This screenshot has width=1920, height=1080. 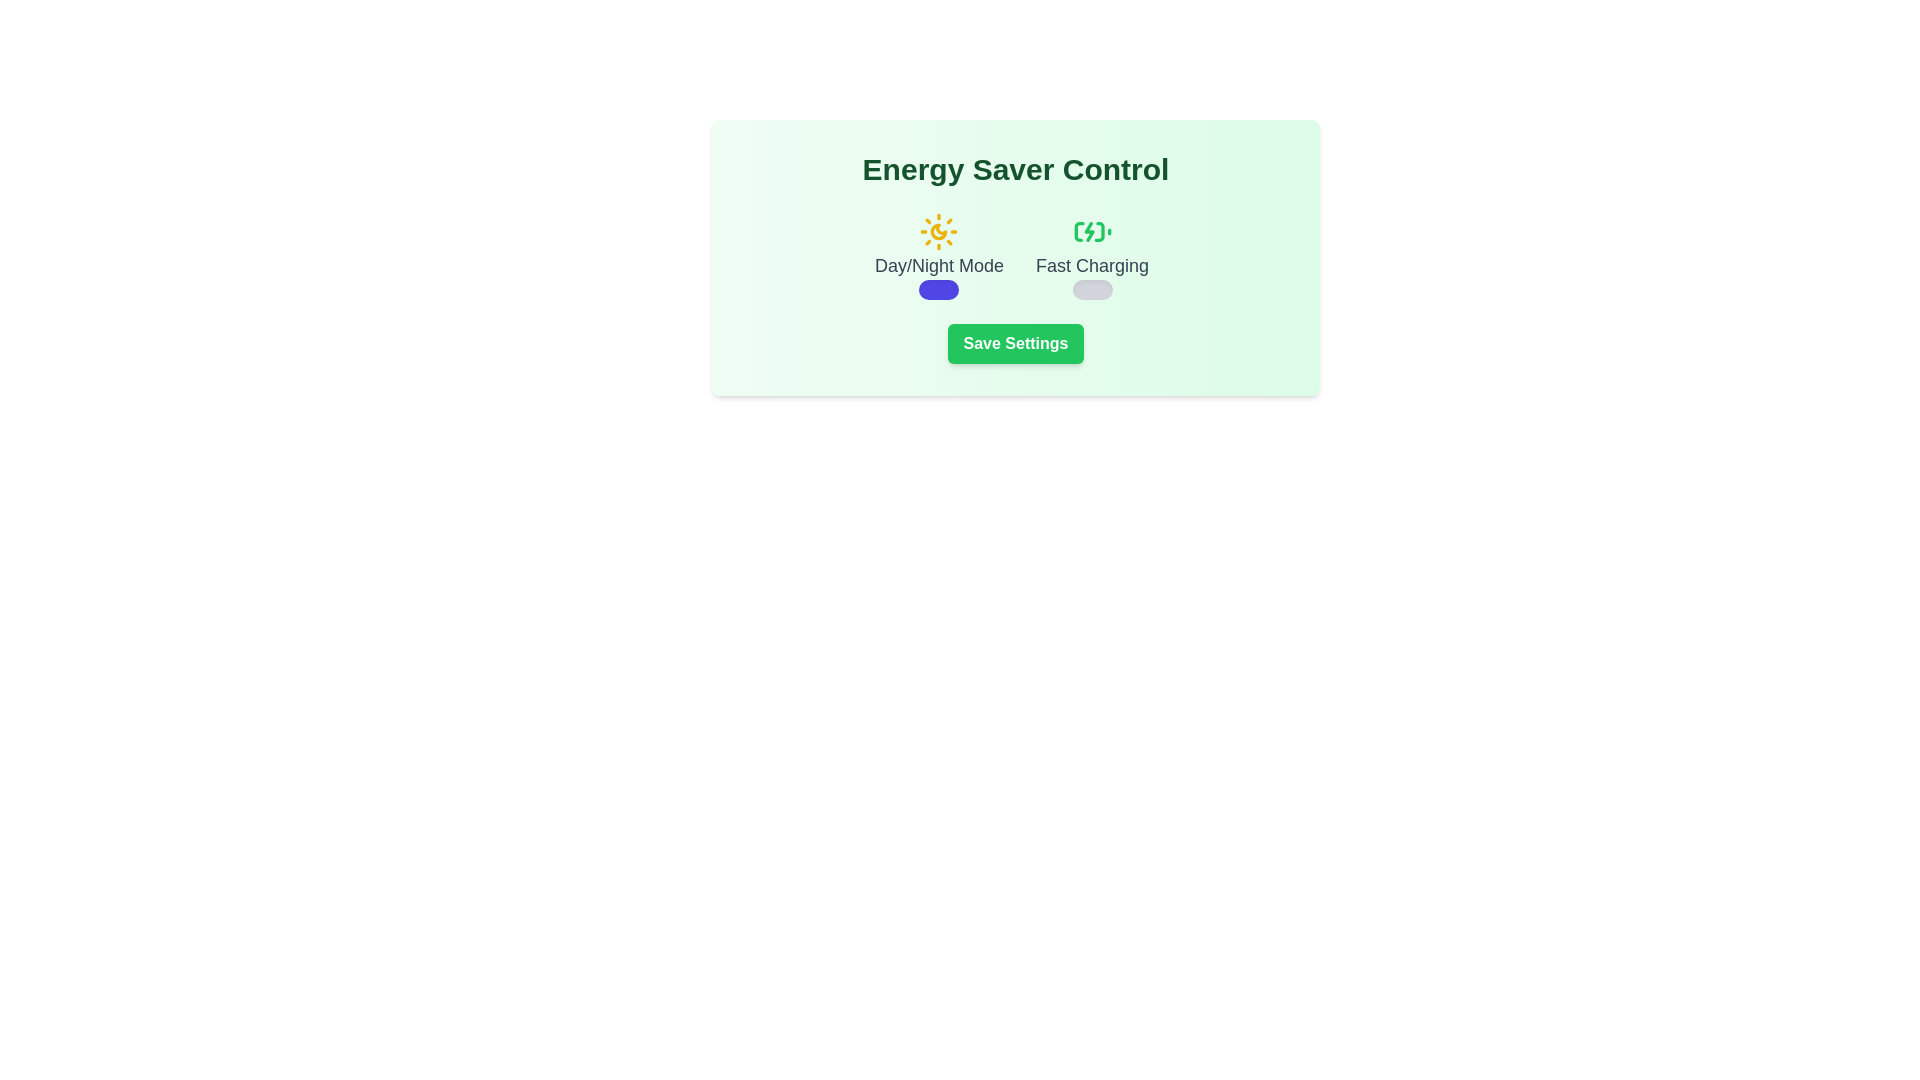 What do you see at coordinates (1016, 342) in the screenshot?
I see `the 'Save Settings' button` at bounding box center [1016, 342].